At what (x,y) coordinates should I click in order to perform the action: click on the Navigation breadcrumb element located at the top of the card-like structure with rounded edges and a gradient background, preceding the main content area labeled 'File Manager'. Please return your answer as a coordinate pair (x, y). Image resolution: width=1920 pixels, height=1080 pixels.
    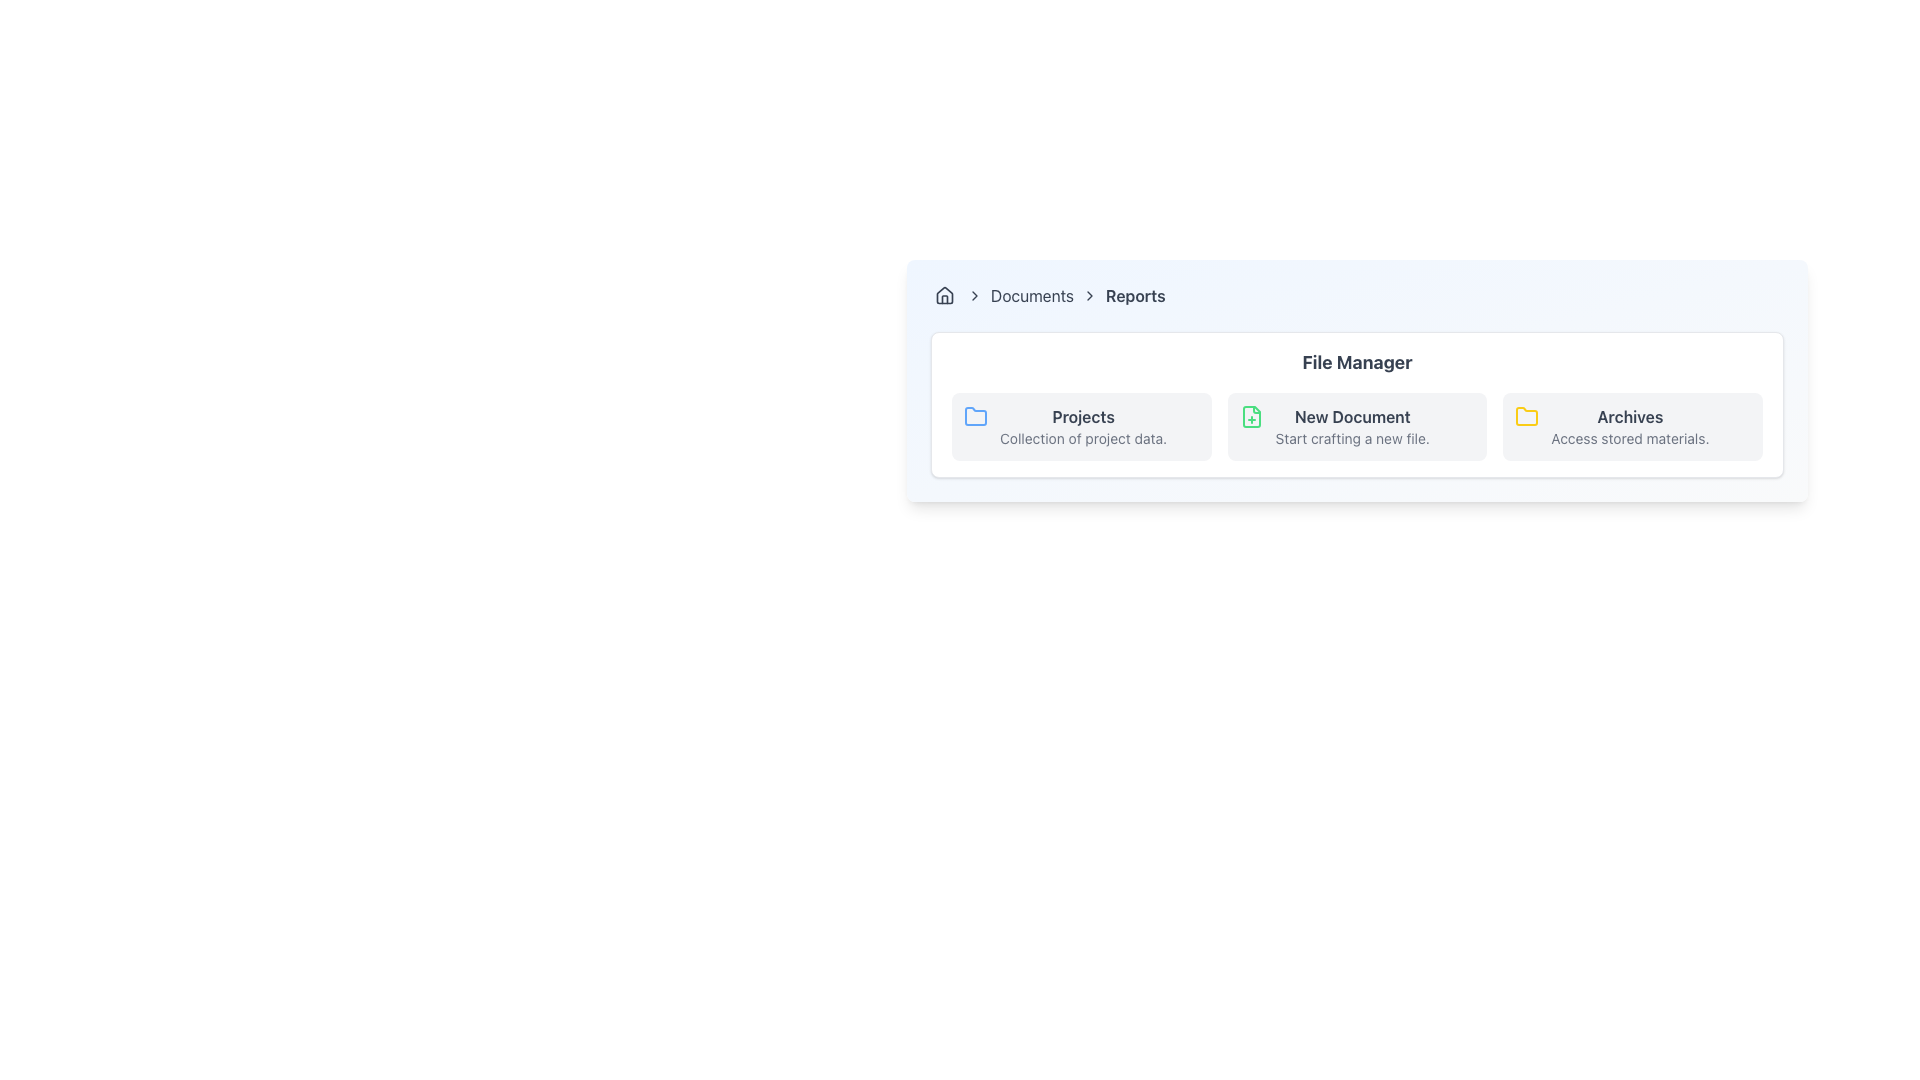
    Looking at the image, I should click on (1357, 296).